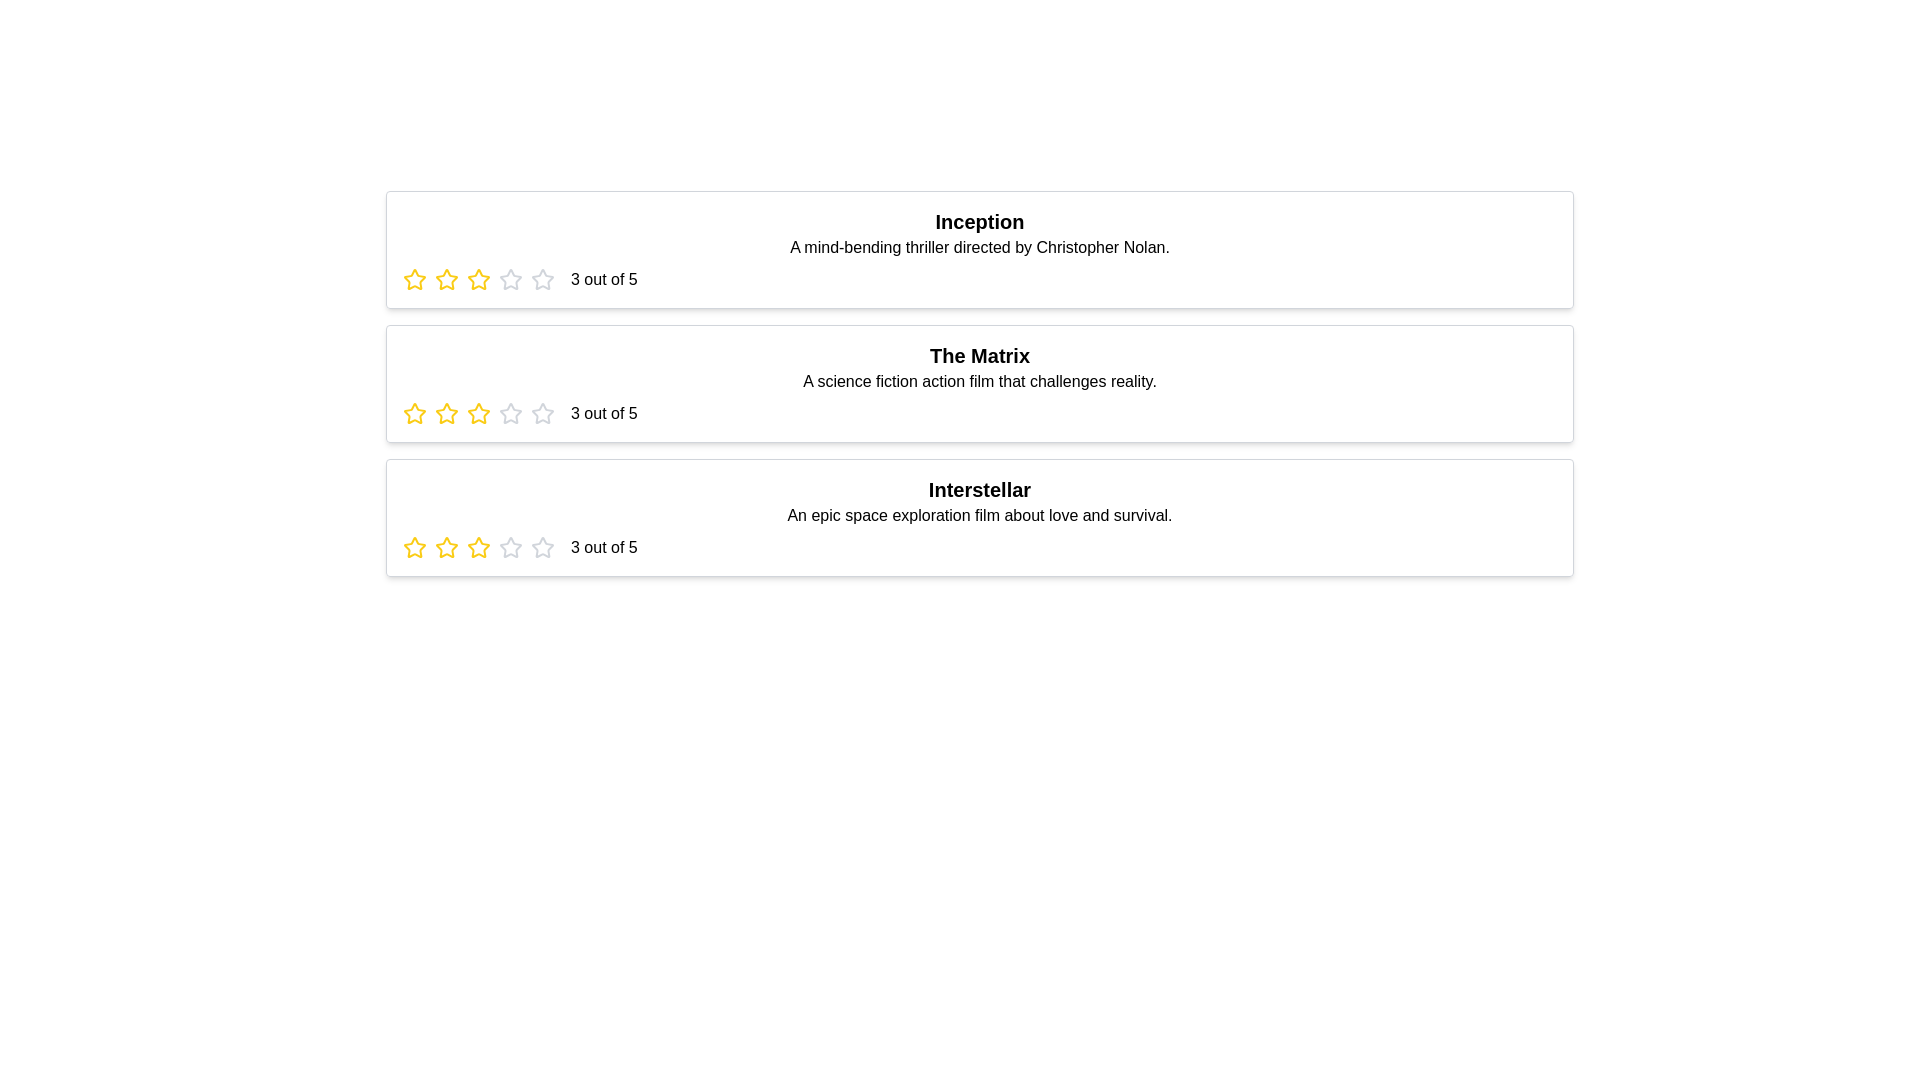 This screenshot has height=1080, width=1920. What do you see at coordinates (478, 547) in the screenshot?
I see `the star corresponding to 3 stars for the movie titled Interstellar` at bounding box center [478, 547].